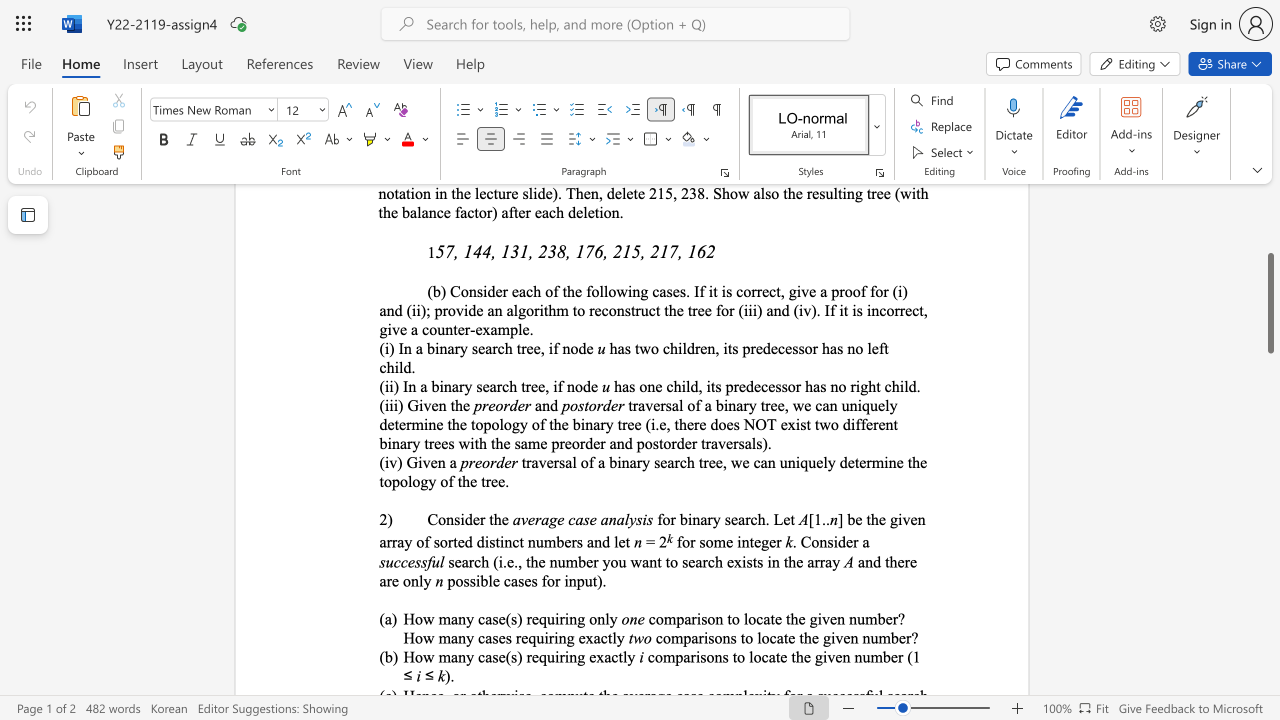  I want to click on the scrollbar and move down 180 pixels, so click(1269, 303).